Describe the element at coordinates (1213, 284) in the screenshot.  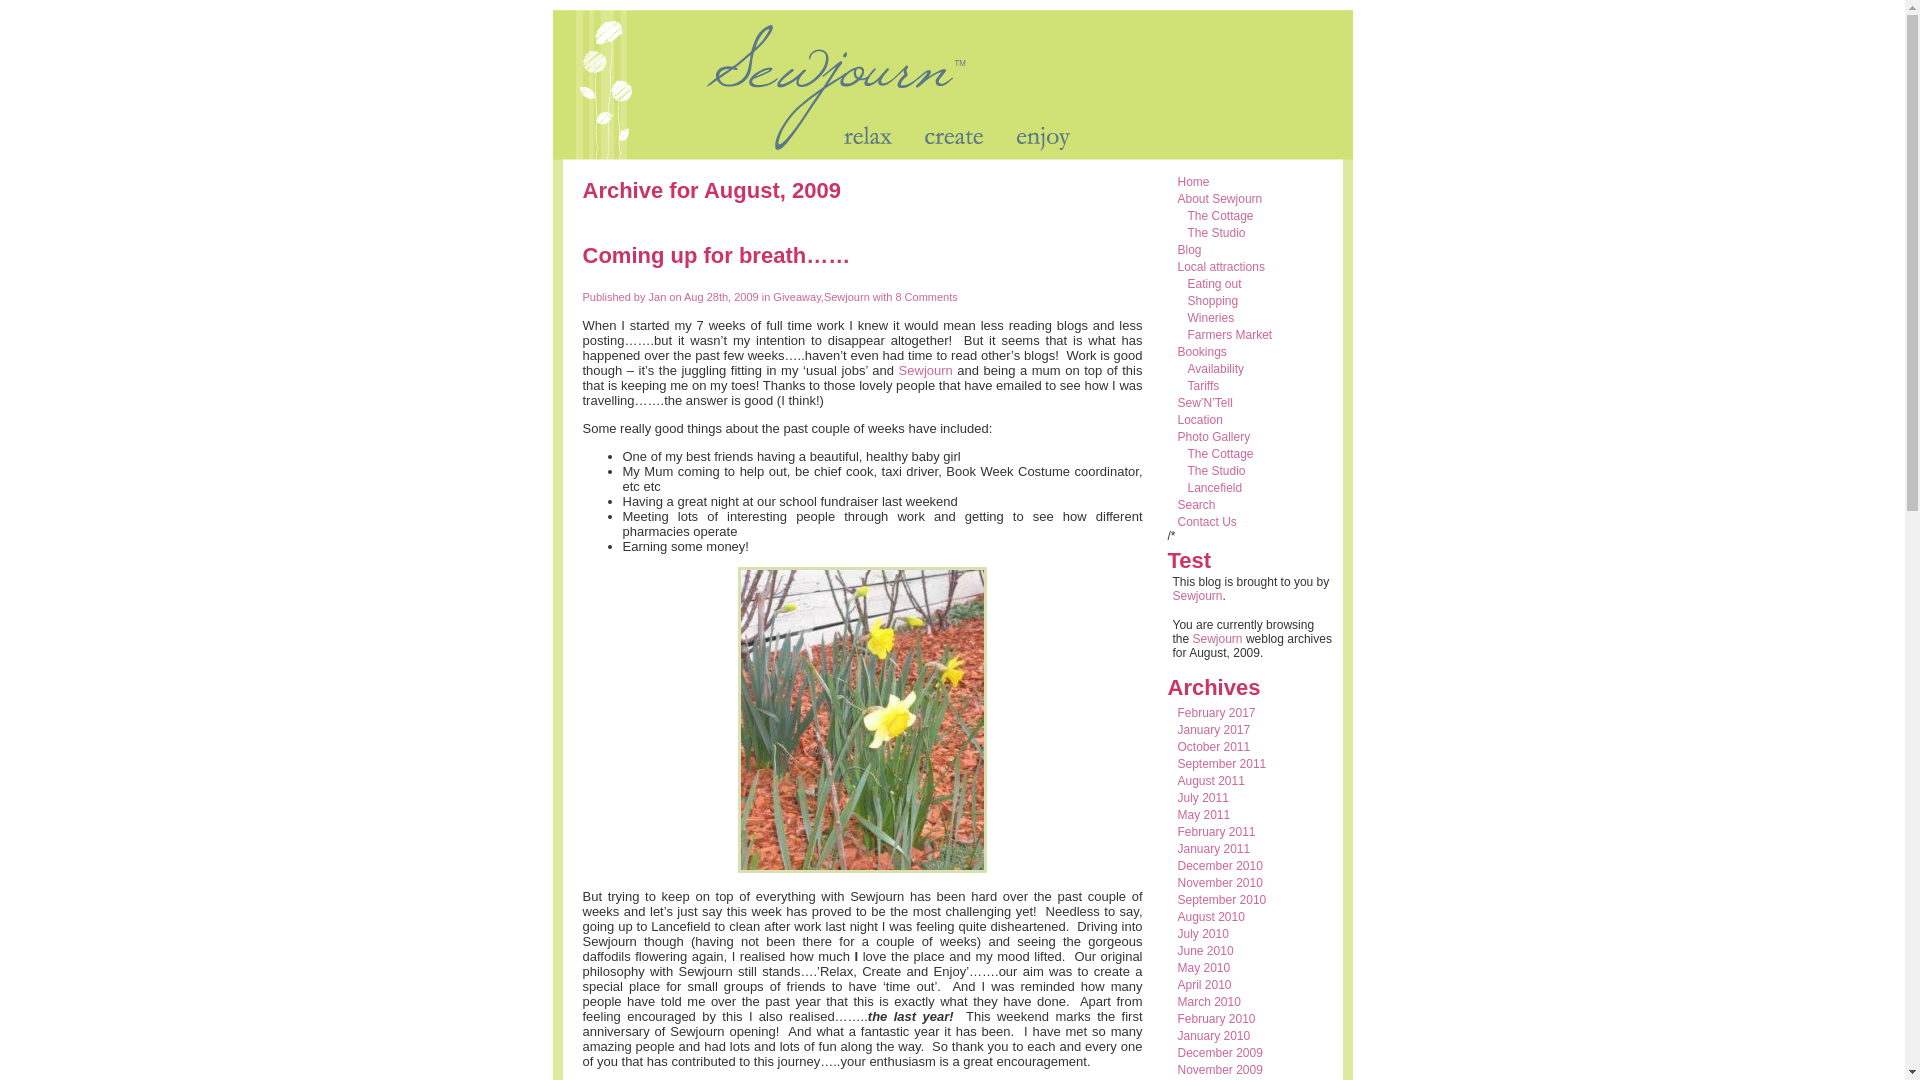
I see `'Eating out'` at that location.